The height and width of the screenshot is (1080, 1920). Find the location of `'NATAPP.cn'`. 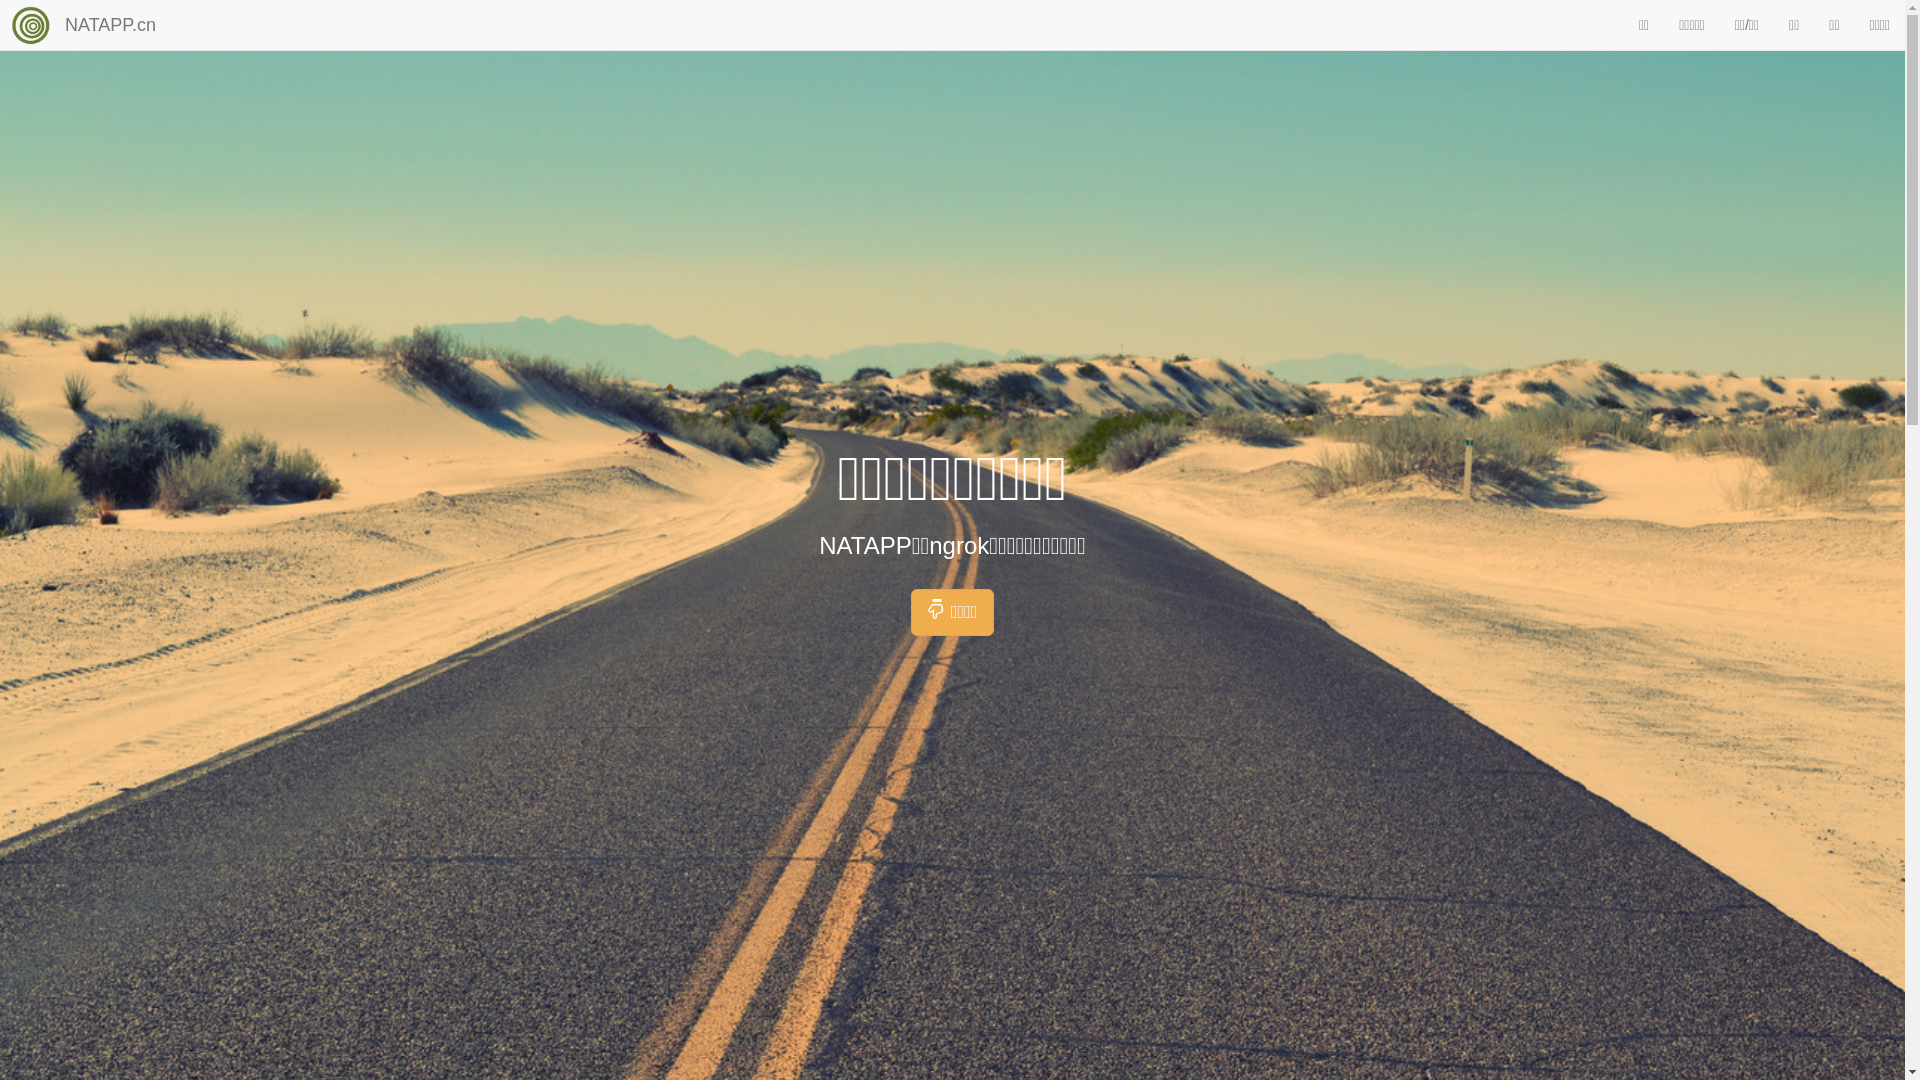

'NATAPP.cn' is located at coordinates (49, 24).